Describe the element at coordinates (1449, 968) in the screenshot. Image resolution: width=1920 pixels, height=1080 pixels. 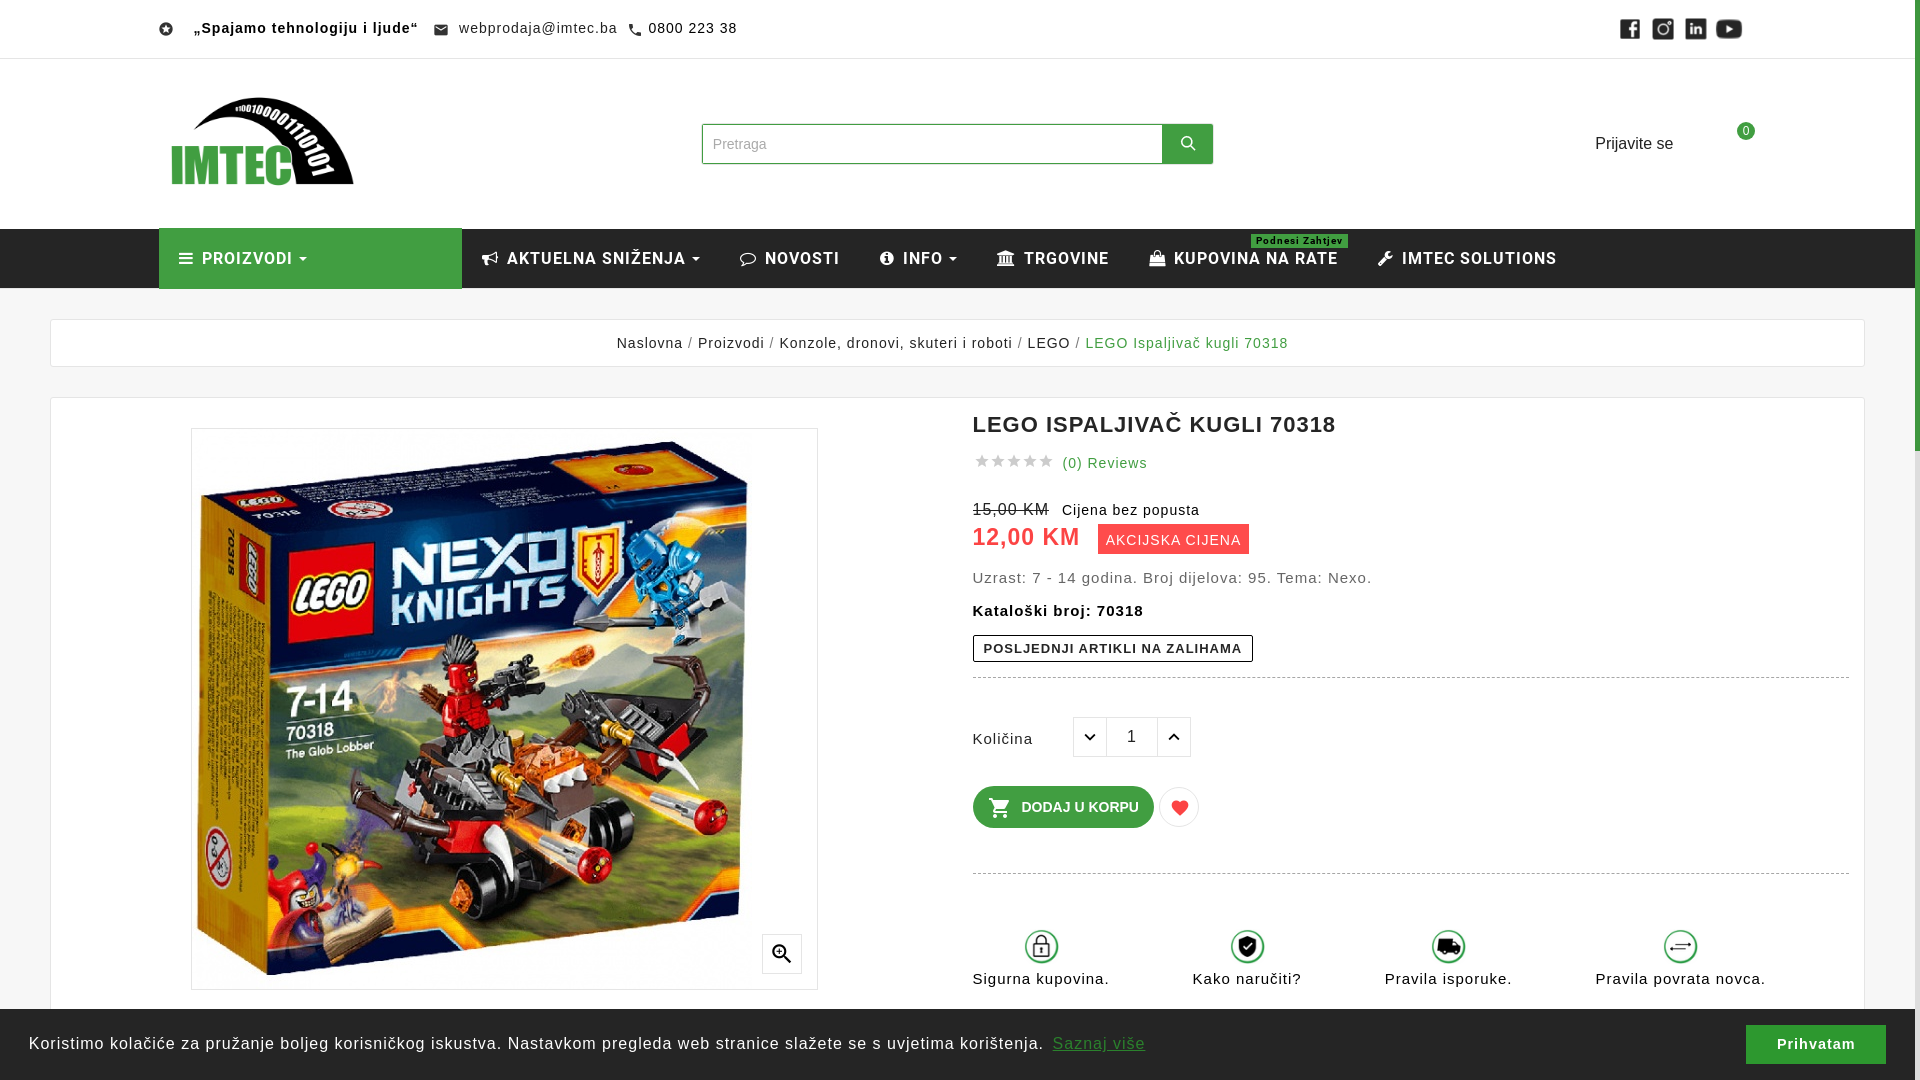
I see `'  Pravila isporuke.'` at that location.